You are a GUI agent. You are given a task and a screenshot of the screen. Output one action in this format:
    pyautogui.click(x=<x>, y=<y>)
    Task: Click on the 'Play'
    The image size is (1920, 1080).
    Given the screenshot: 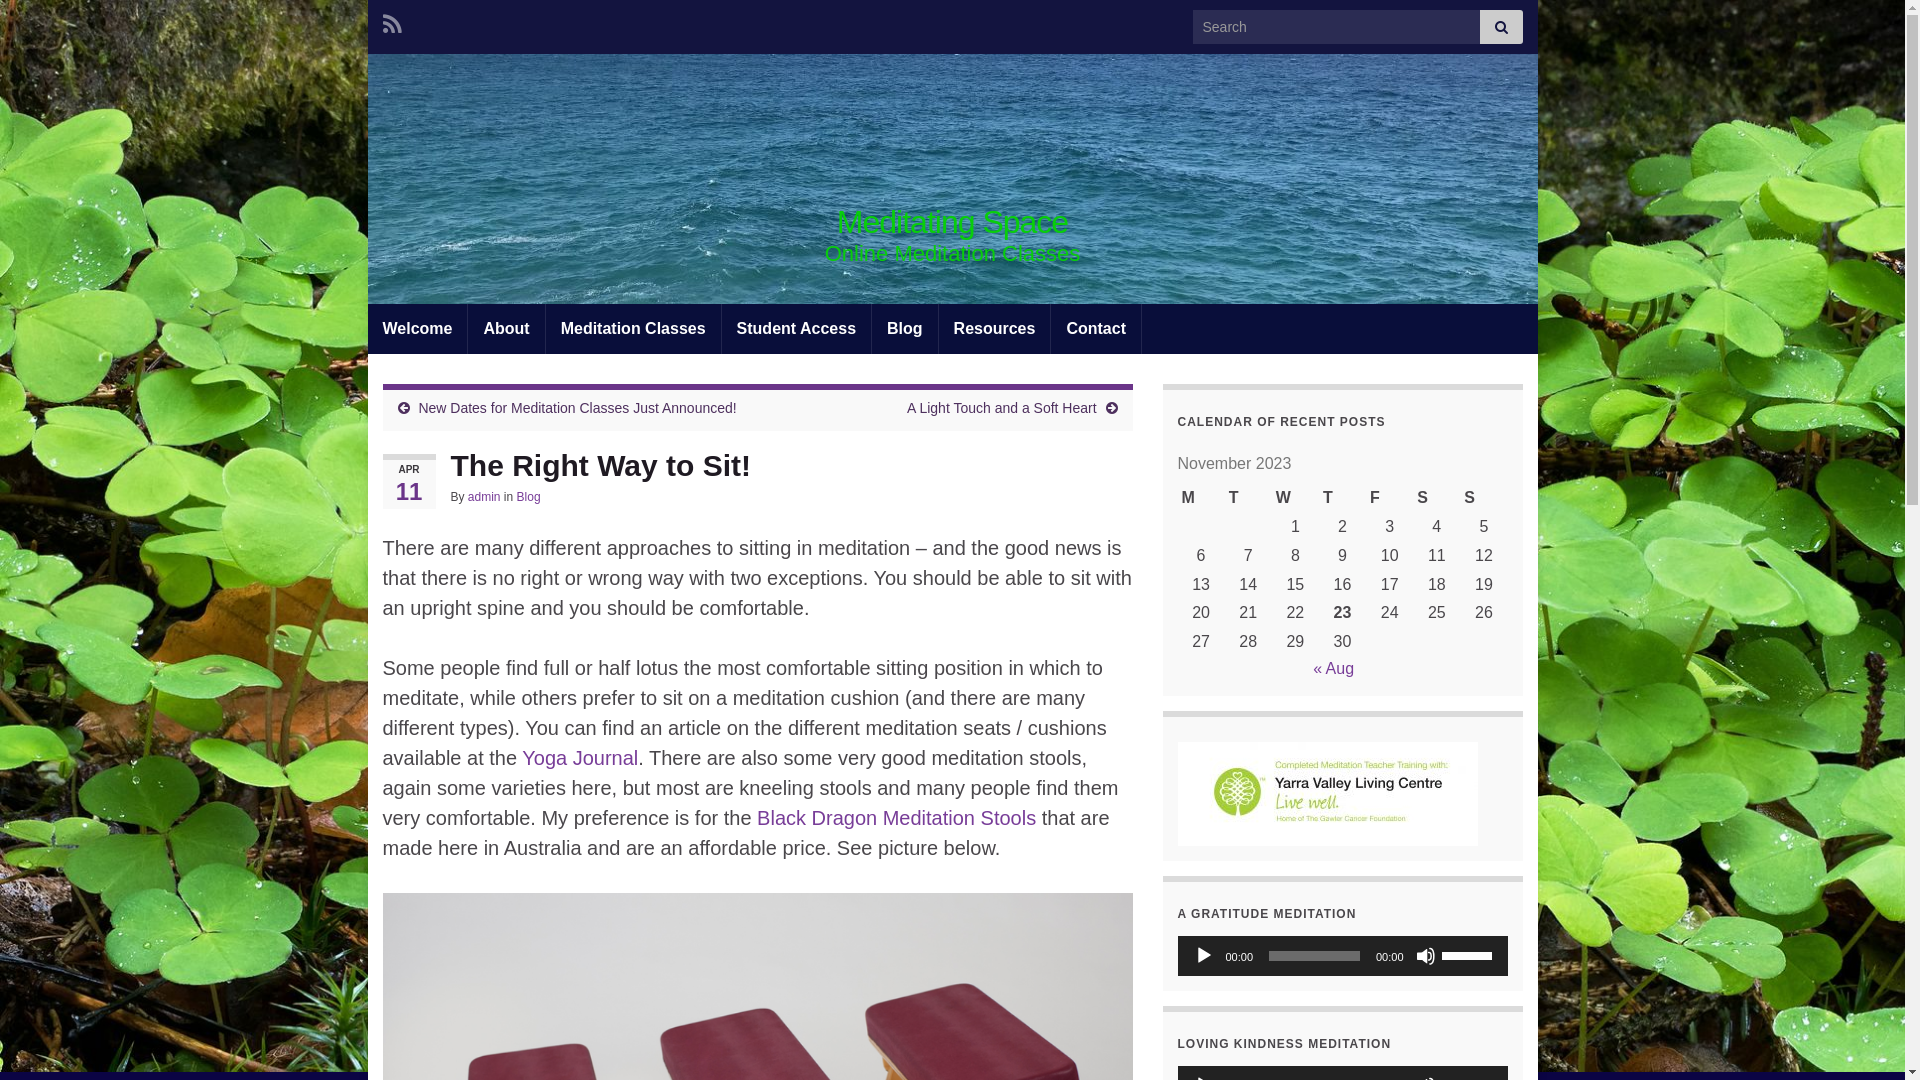 What is the action you would take?
    pyautogui.click(x=1203, y=955)
    